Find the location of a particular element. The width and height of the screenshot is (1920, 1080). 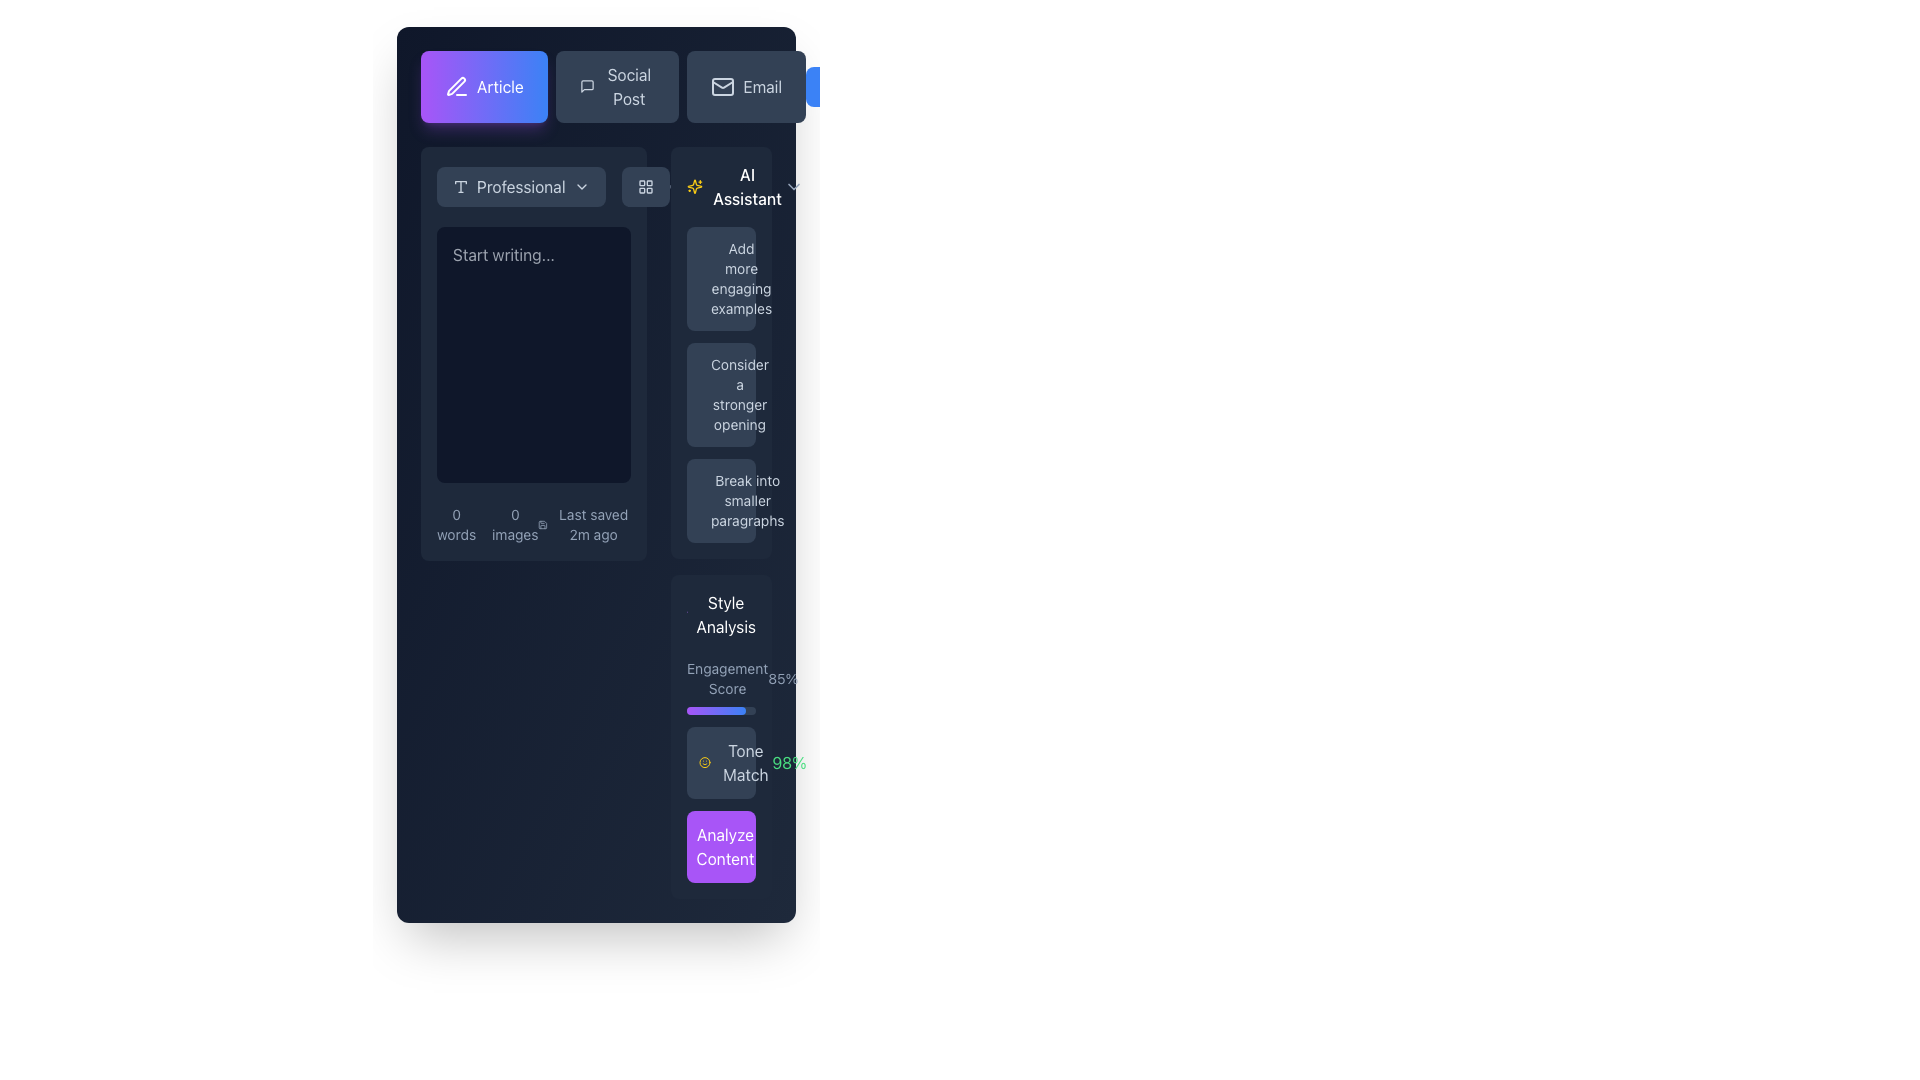

the displayed percentage score of the 'Tone Match' indicator which shows '98%' on a dark slate background, located between 'Engagement Score 85%' and 'Analyze Content' is located at coordinates (720, 763).